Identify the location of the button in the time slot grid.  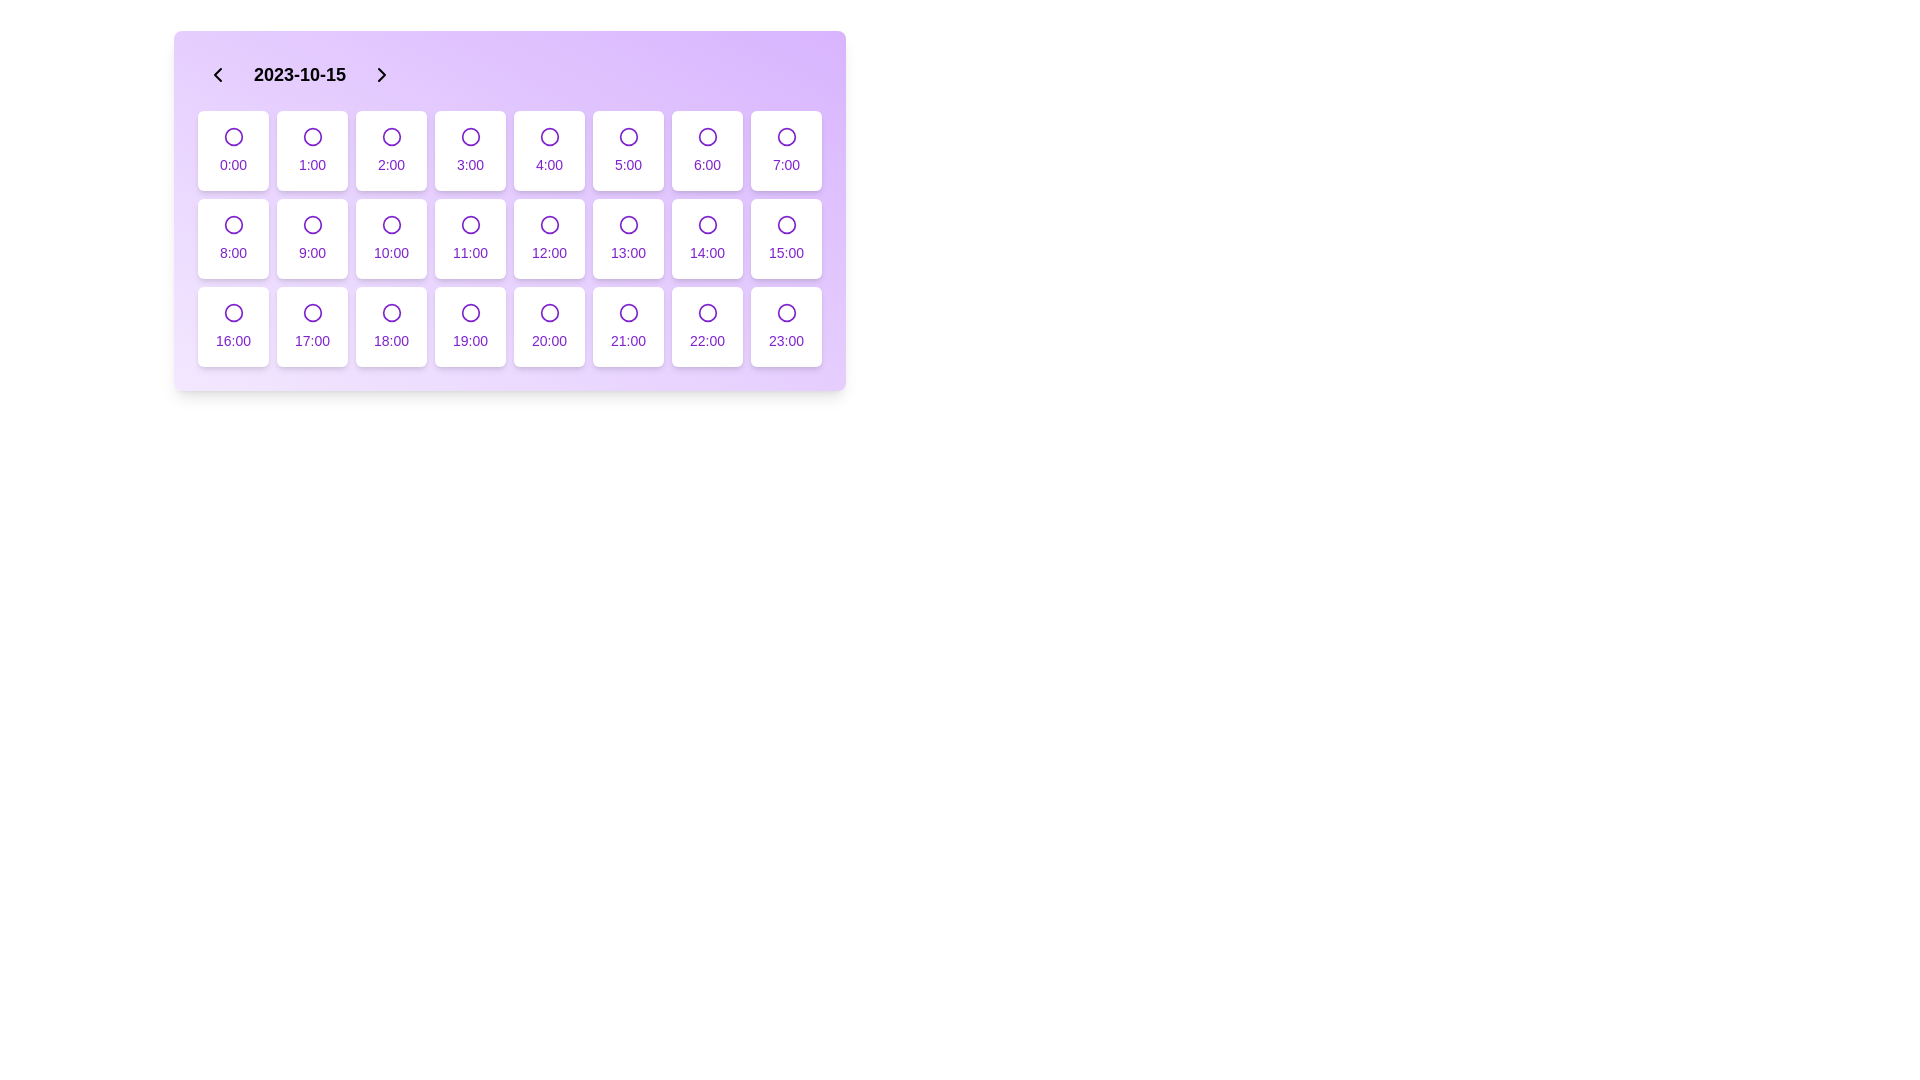
(311, 326).